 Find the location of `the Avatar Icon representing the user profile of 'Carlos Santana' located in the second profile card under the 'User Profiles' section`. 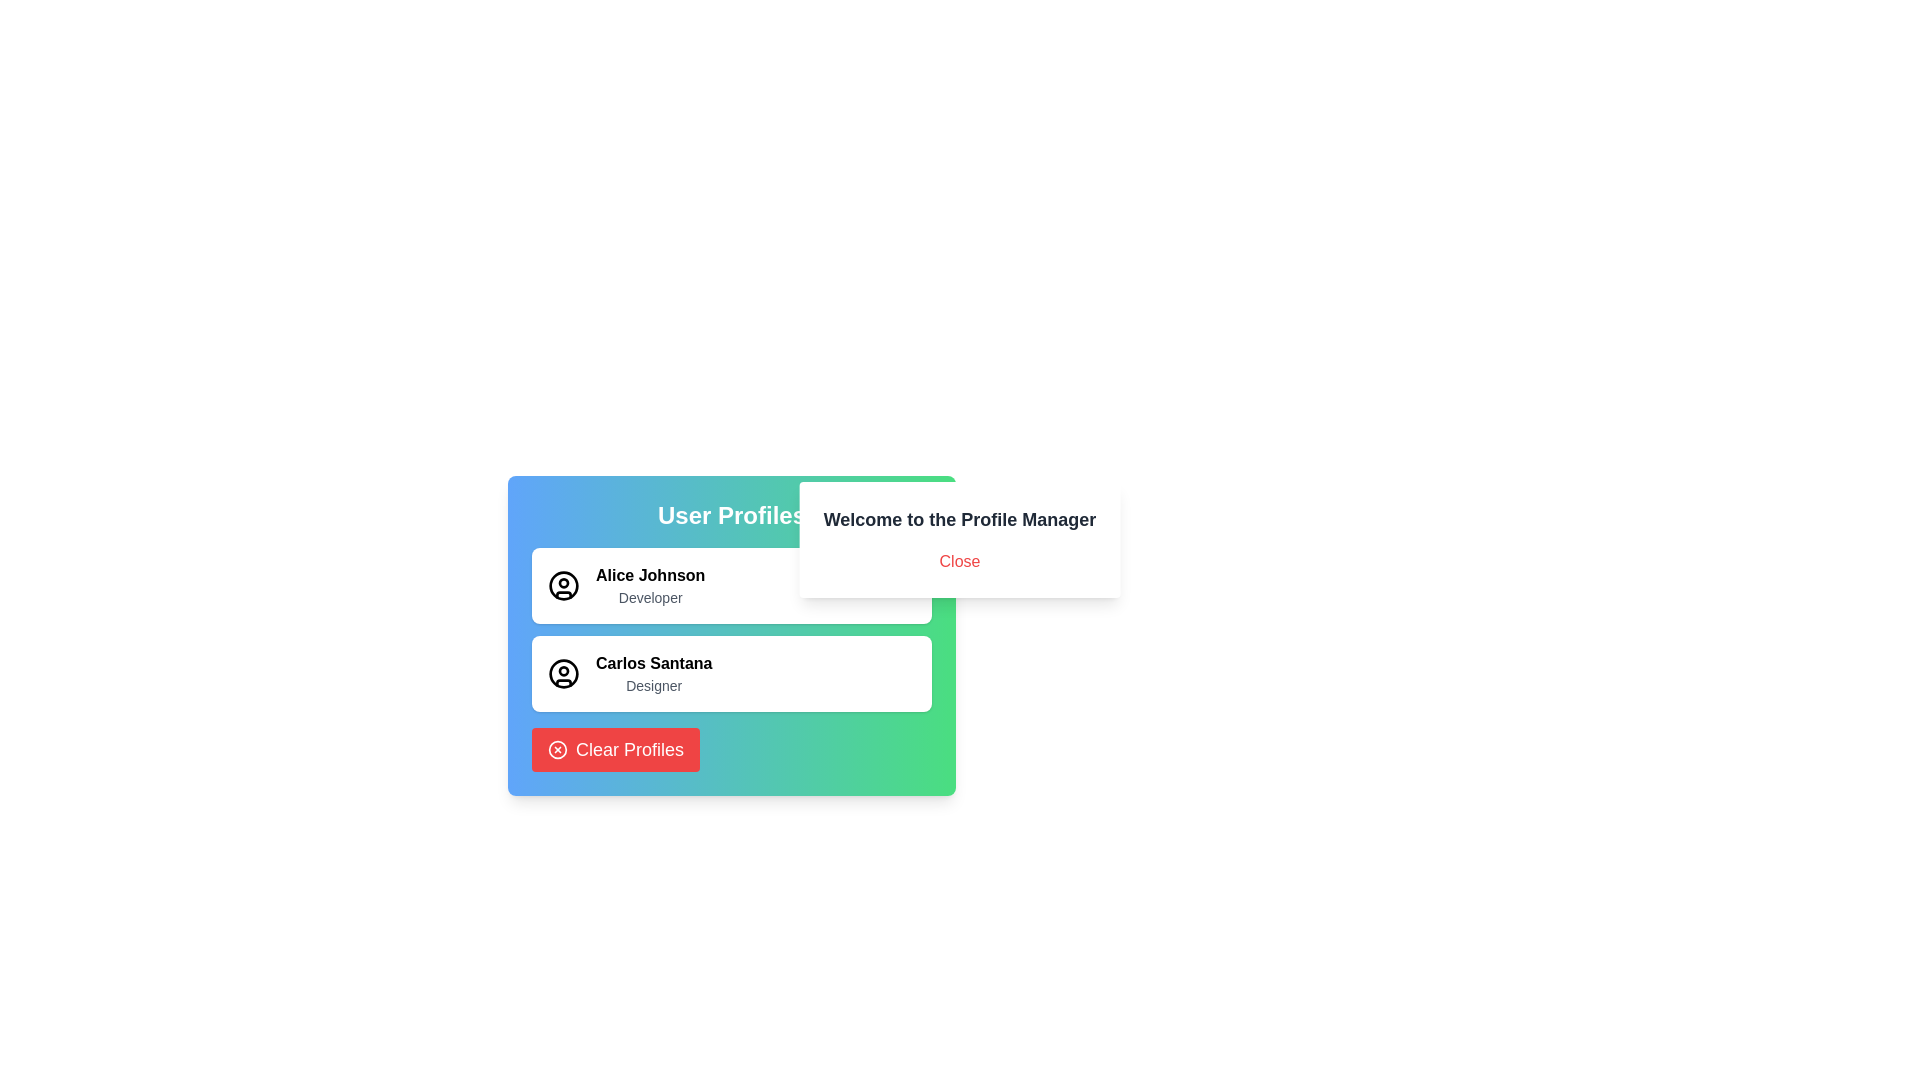

the Avatar Icon representing the user profile of 'Carlos Santana' located in the second profile card under the 'User Profiles' section is located at coordinates (563, 674).